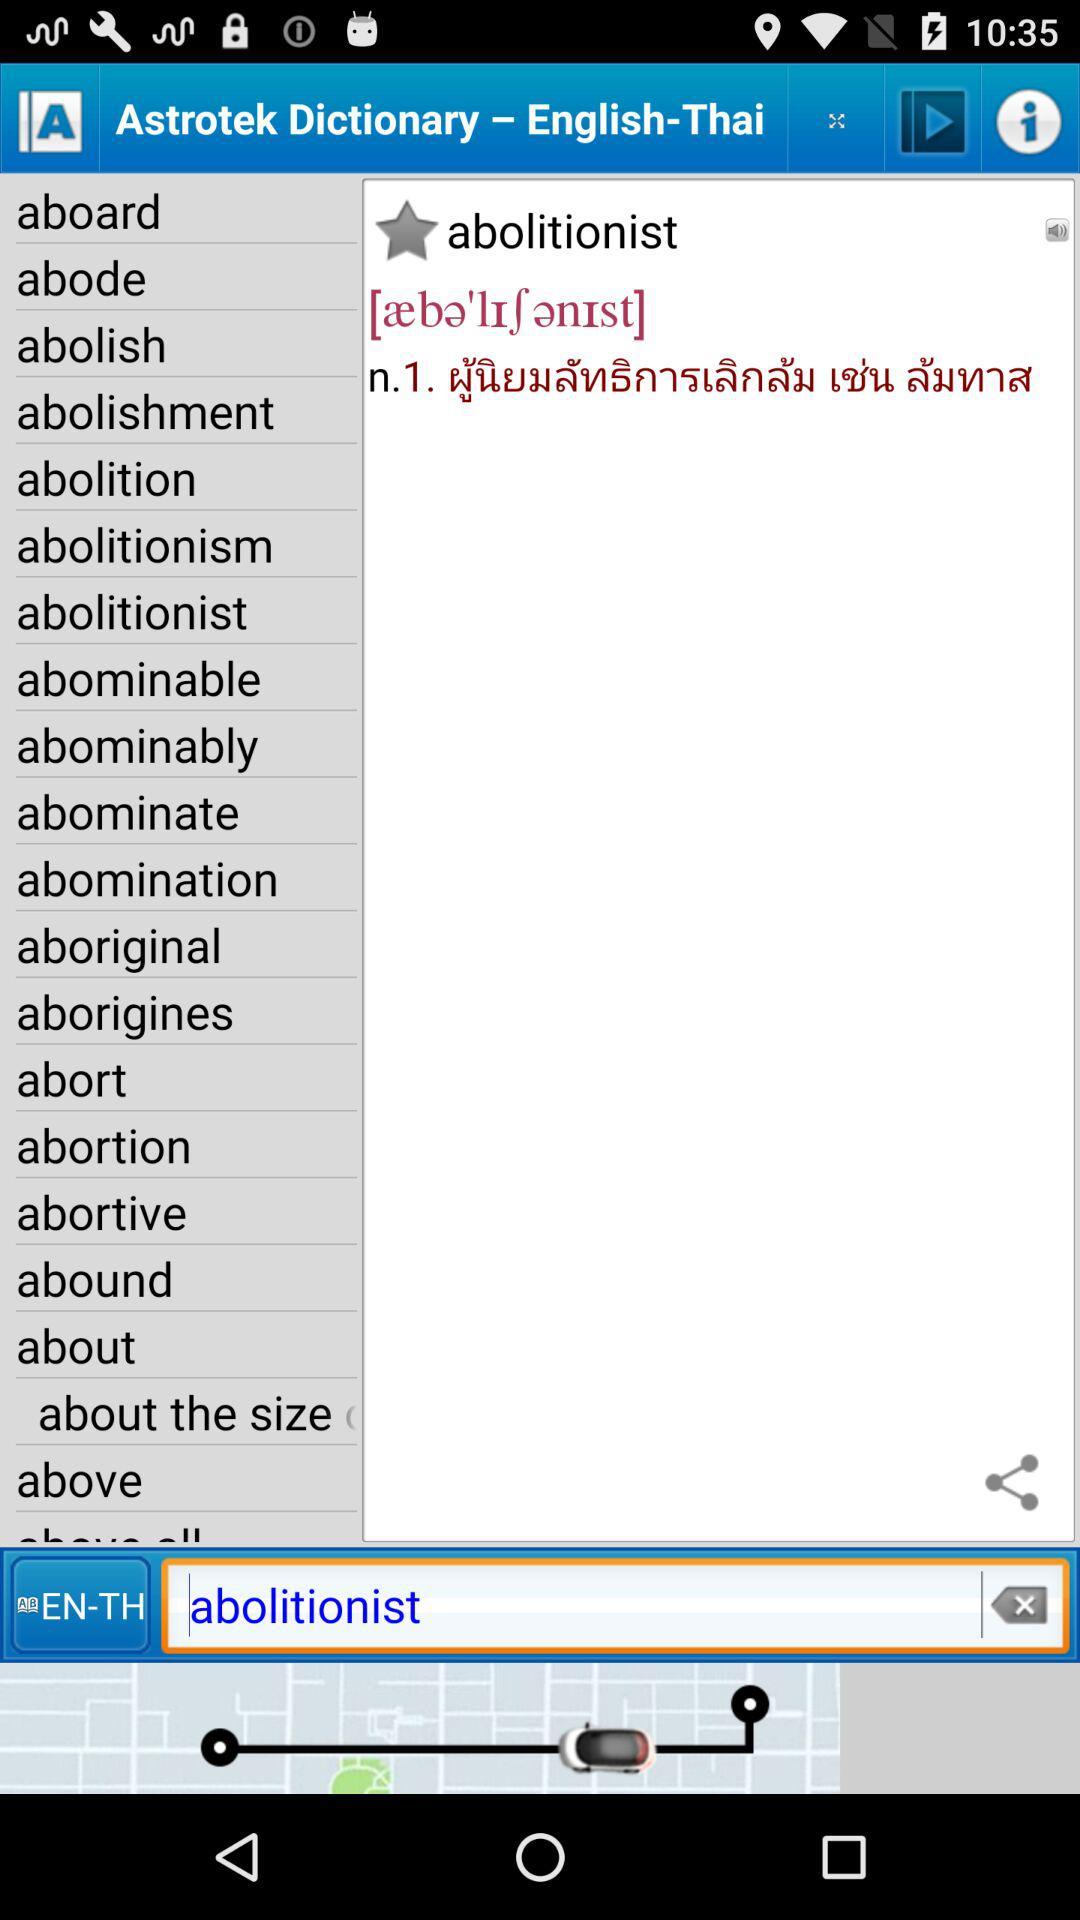  Describe the element at coordinates (405, 230) in the screenshot. I see `item next to aboard item` at that location.